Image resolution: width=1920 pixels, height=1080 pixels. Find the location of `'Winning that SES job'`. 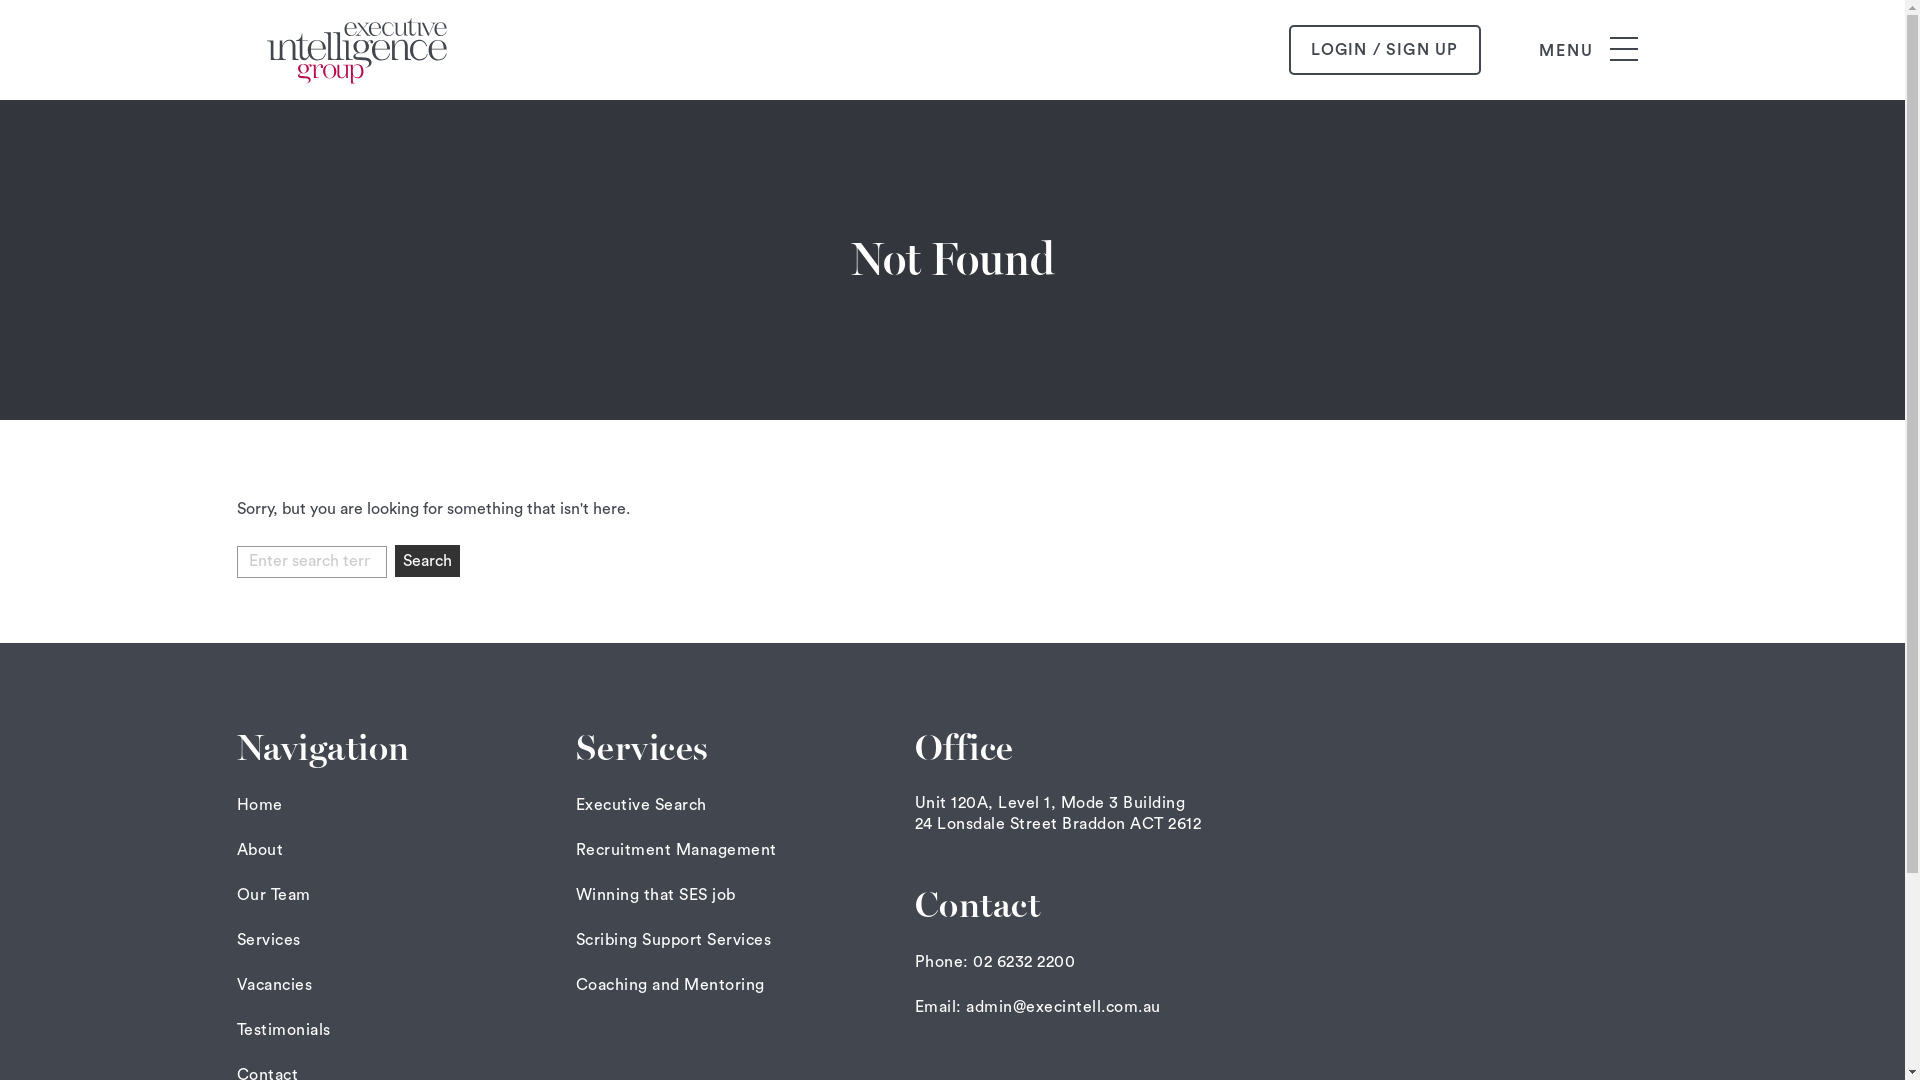

'Winning that SES job' is located at coordinates (656, 893).